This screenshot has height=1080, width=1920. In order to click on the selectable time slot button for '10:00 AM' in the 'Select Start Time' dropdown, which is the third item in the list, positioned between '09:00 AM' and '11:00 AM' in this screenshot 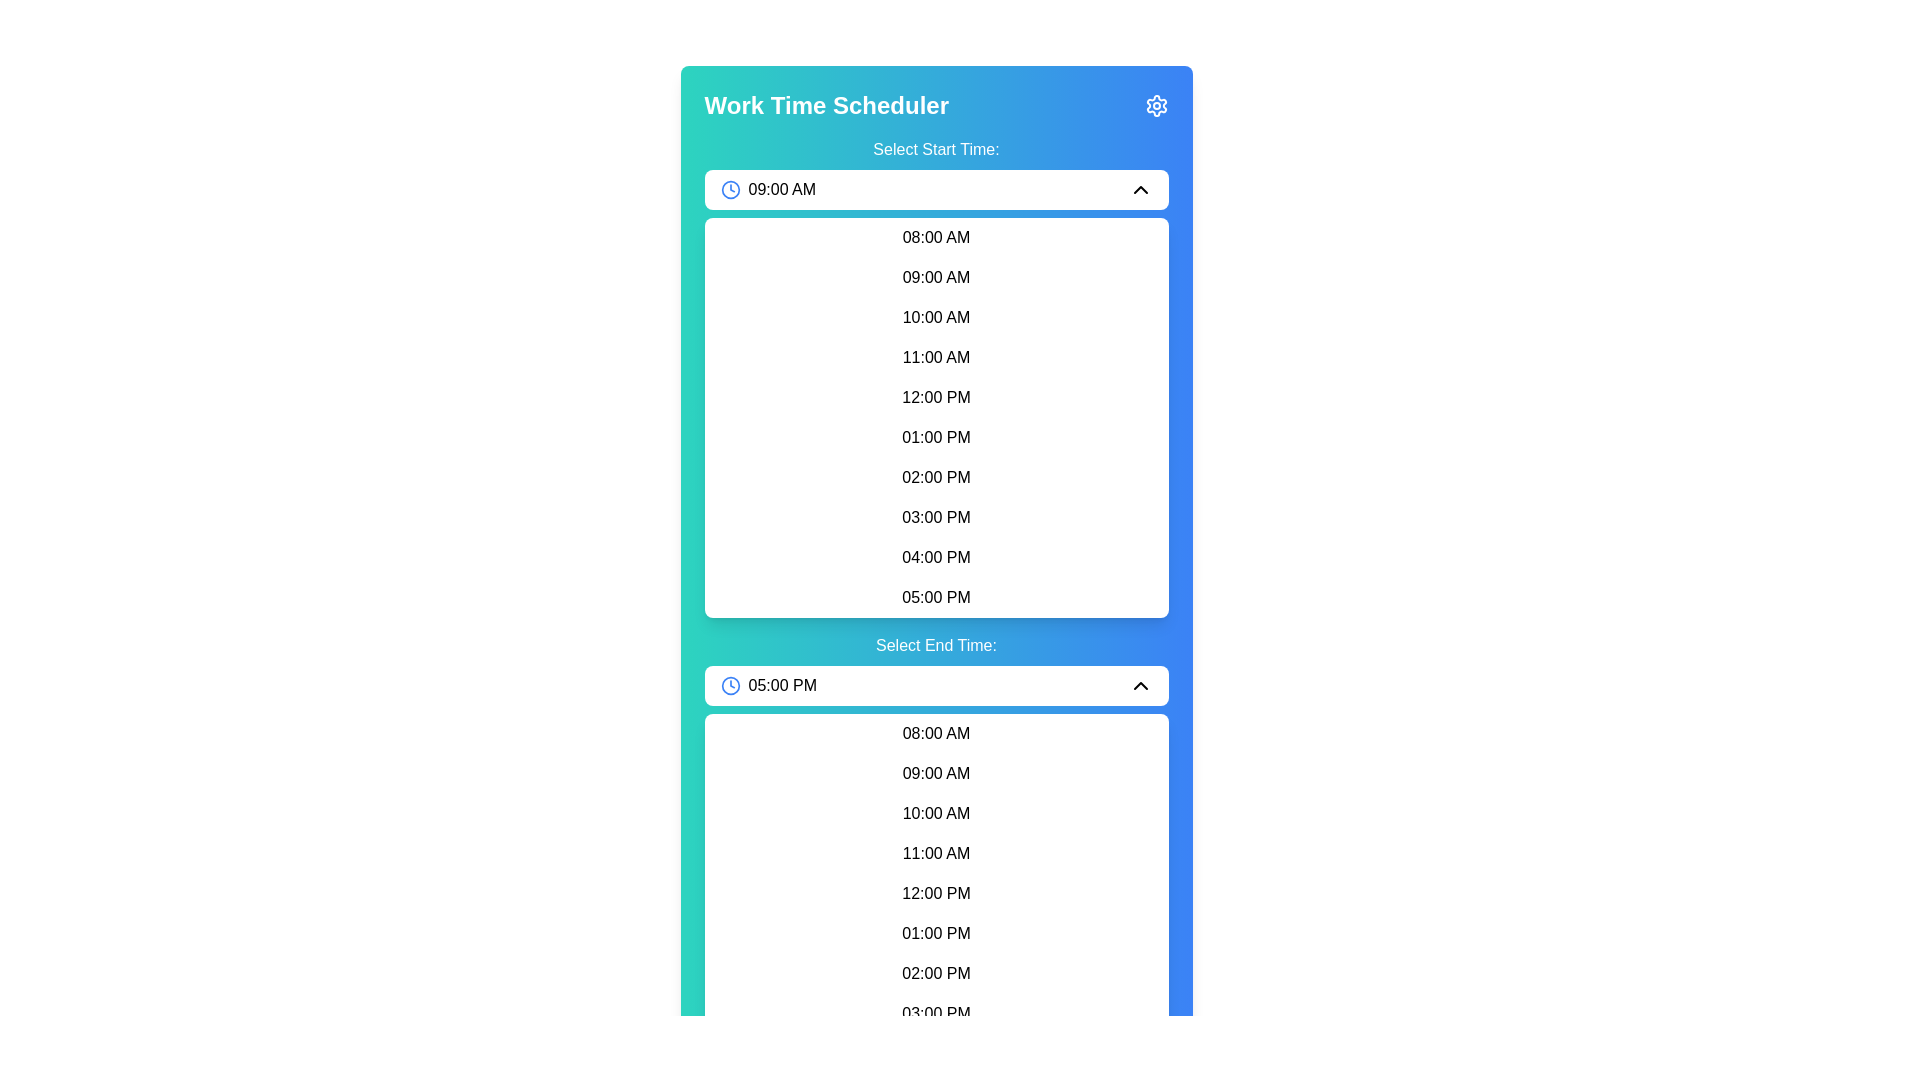, I will do `click(935, 316)`.